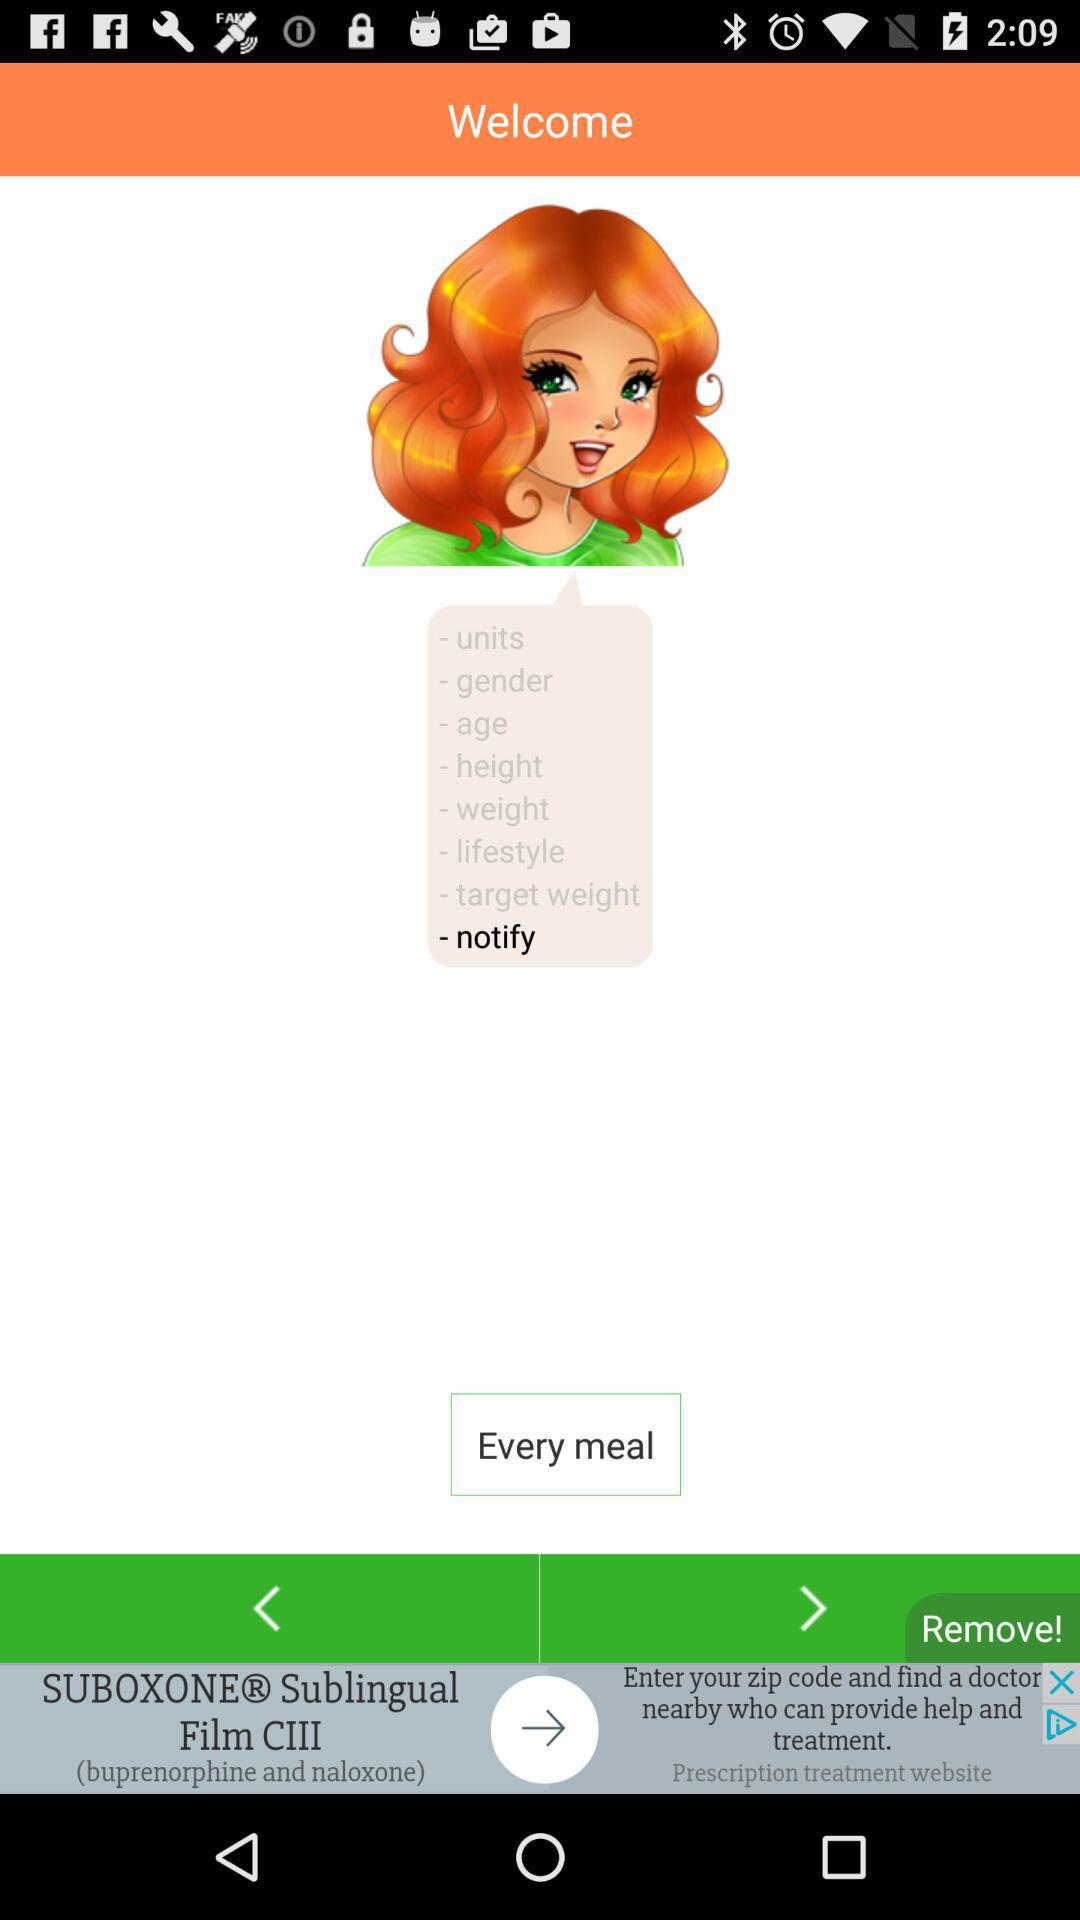 The width and height of the screenshot is (1080, 1920). I want to click on next, so click(810, 1608).